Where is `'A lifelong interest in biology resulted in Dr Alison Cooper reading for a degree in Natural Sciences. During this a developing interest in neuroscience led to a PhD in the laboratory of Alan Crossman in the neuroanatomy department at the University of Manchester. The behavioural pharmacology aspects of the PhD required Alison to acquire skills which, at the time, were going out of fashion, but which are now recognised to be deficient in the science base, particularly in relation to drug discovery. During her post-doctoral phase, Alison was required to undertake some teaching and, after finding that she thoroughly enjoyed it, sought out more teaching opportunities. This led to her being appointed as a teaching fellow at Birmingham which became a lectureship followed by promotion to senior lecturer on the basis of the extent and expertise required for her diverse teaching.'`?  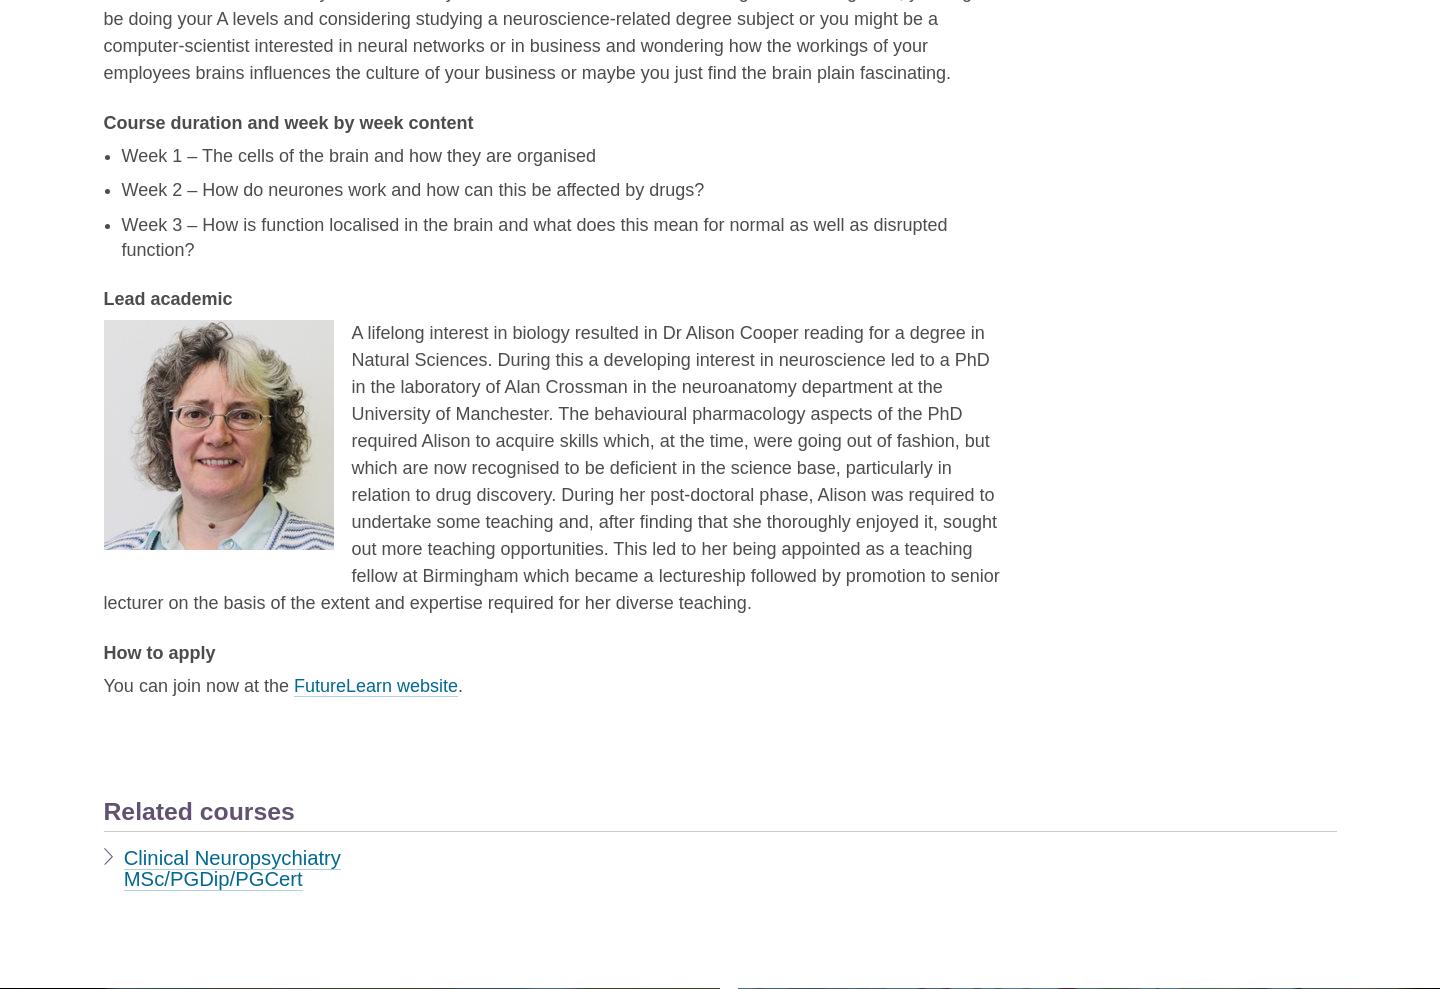 'A lifelong interest in biology resulted in Dr Alison Cooper reading for a degree in Natural Sciences. During this a developing interest in neuroscience led to a PhD in the laboratory of Alan Crossman in the neuroanatomy department at the University of Manchester. The behavioural pharmacology aspects of the PhD required Alison to acquire skills which, at the time, were going out of fashion, but which are now recognised to be deficient in the science base, particularly in relation to drug discovery. During her post-doctoral phase, Alison was required to undertake some teaching and, after finding that she thoroughly enjoyed it, sought out more teaching opportunities. This led to her being appointed as a teaching fellow at Birmingham which became a lectureship followed by promotion to senior lecturer on the basis of the extent and expertise required for her diverse teaching.' is located at coordinates (550, 466).